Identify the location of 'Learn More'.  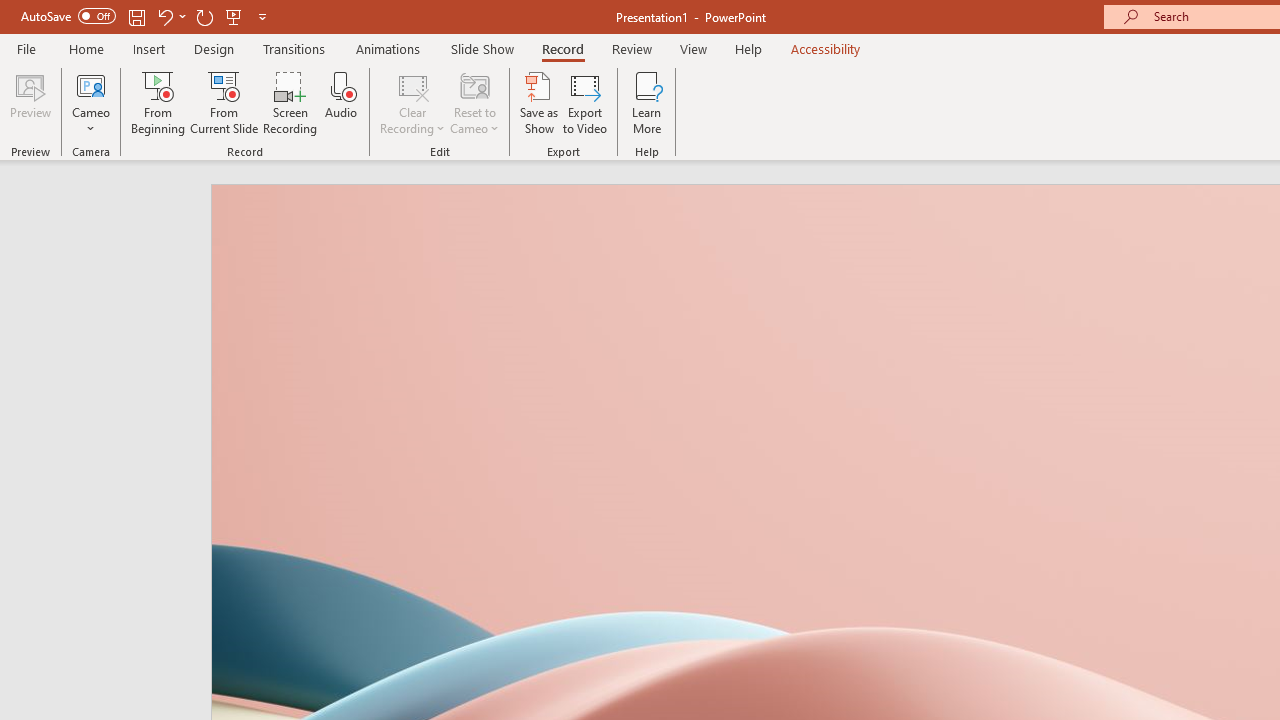
(647, 103).